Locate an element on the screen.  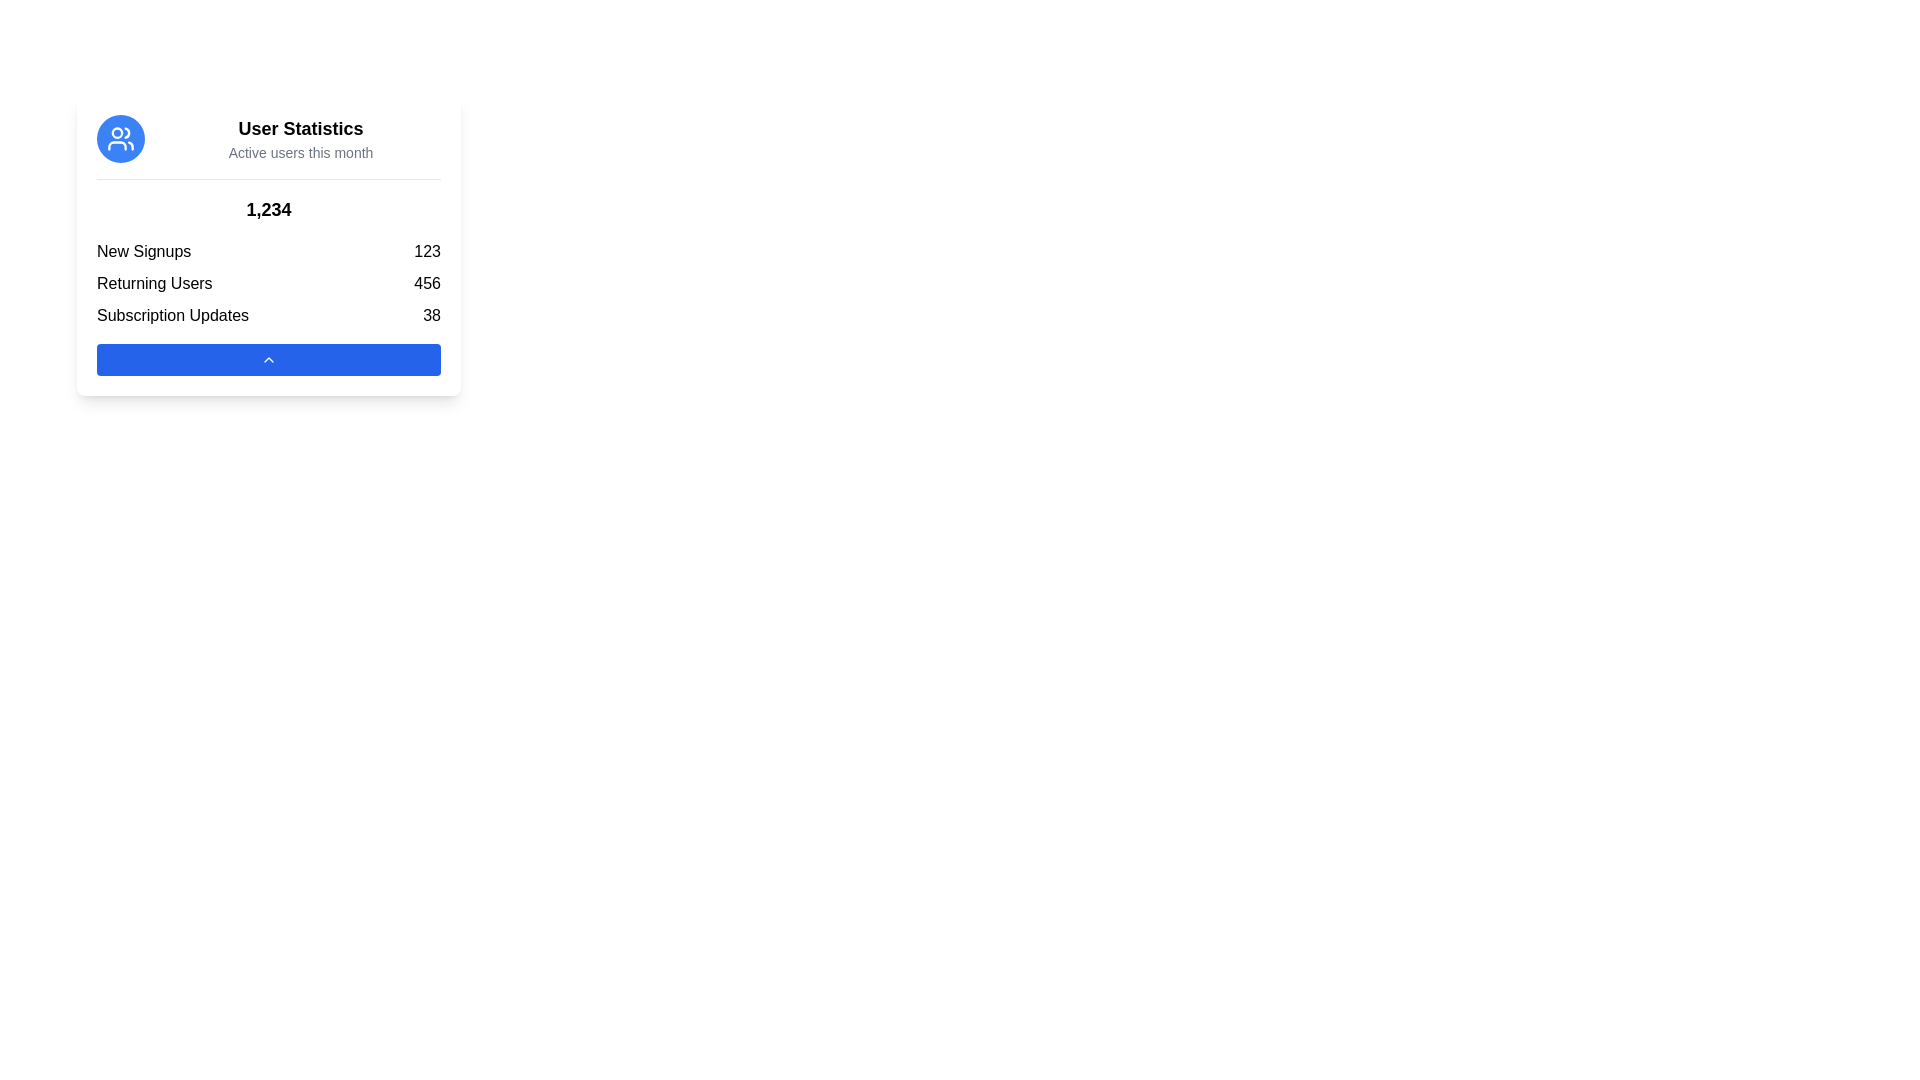
the 'New Signups' labeled data display in the user statistics panel is located at coordinates (267, 250).